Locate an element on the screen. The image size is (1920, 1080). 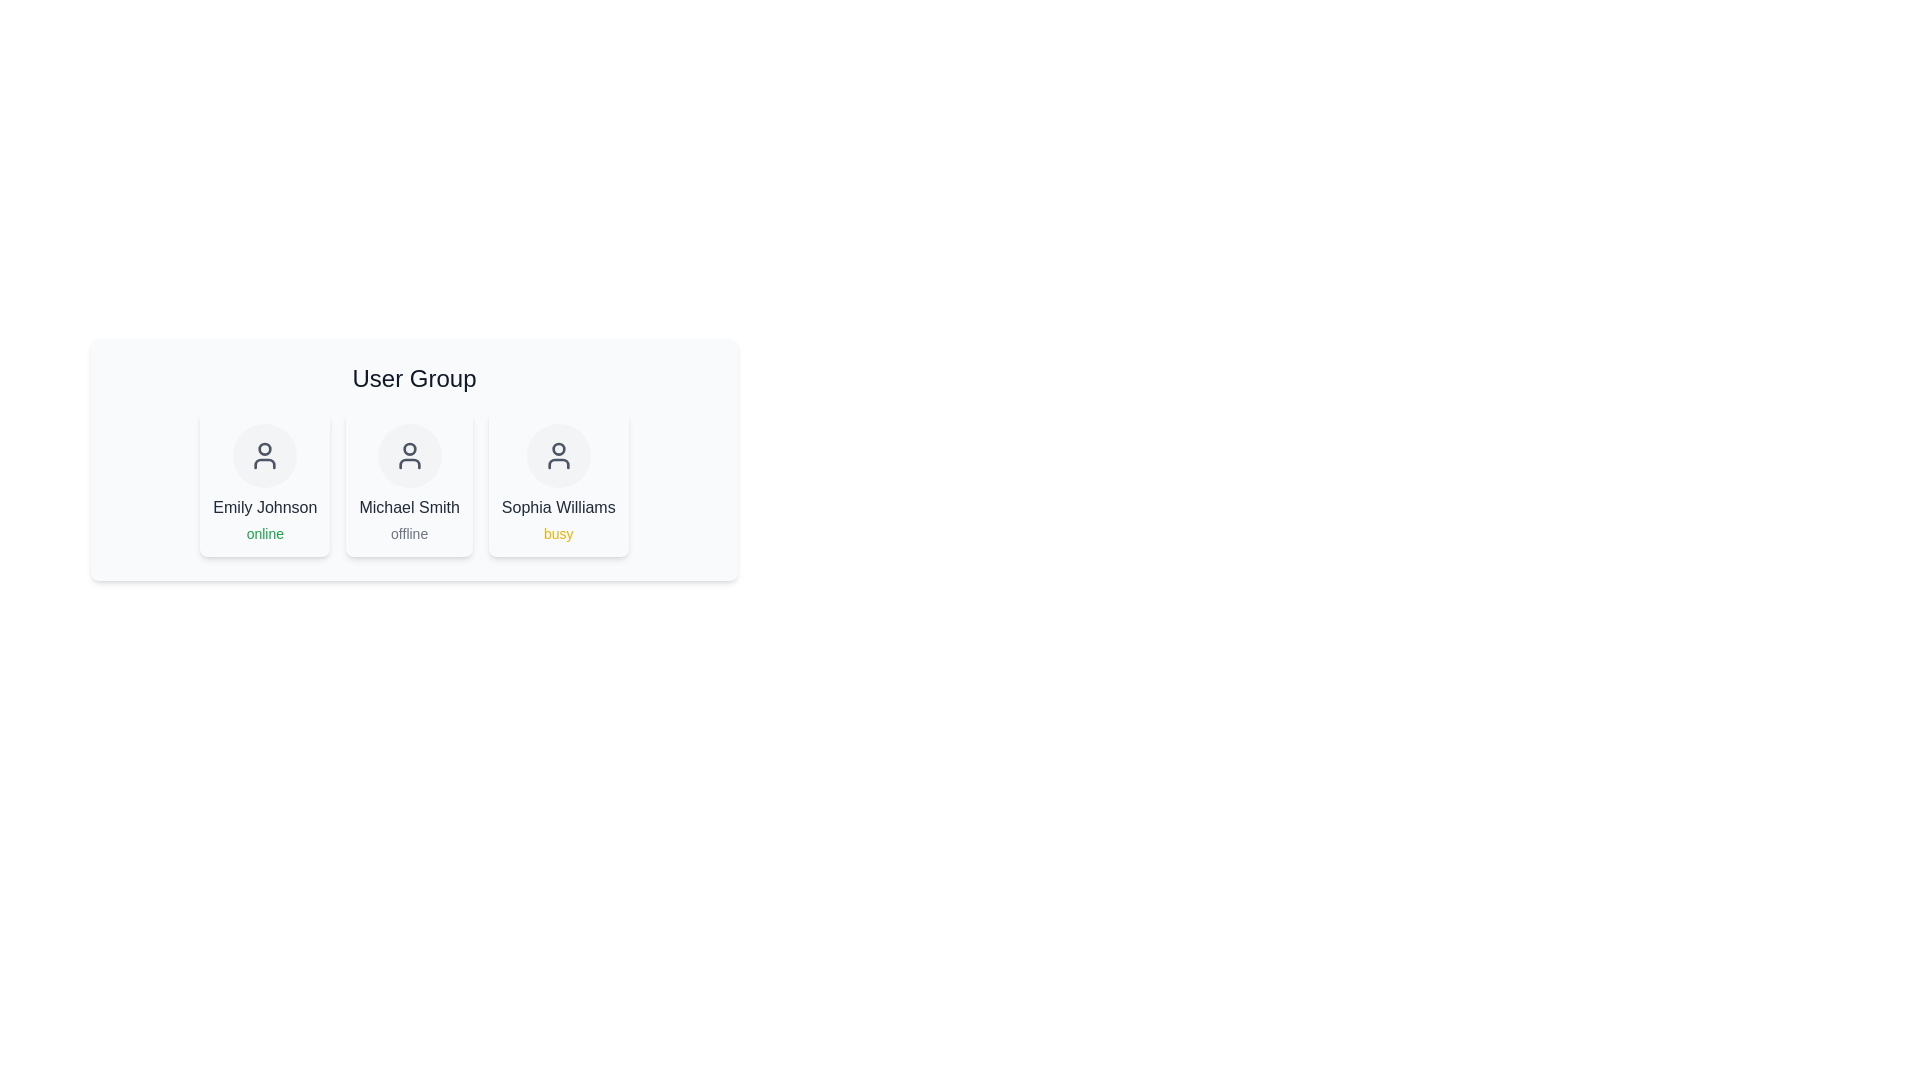
the user profile icon representing Emily Johnson, which is the first of three icons displayed horizontally at the top center of the card is located at coordinates (264, 455).